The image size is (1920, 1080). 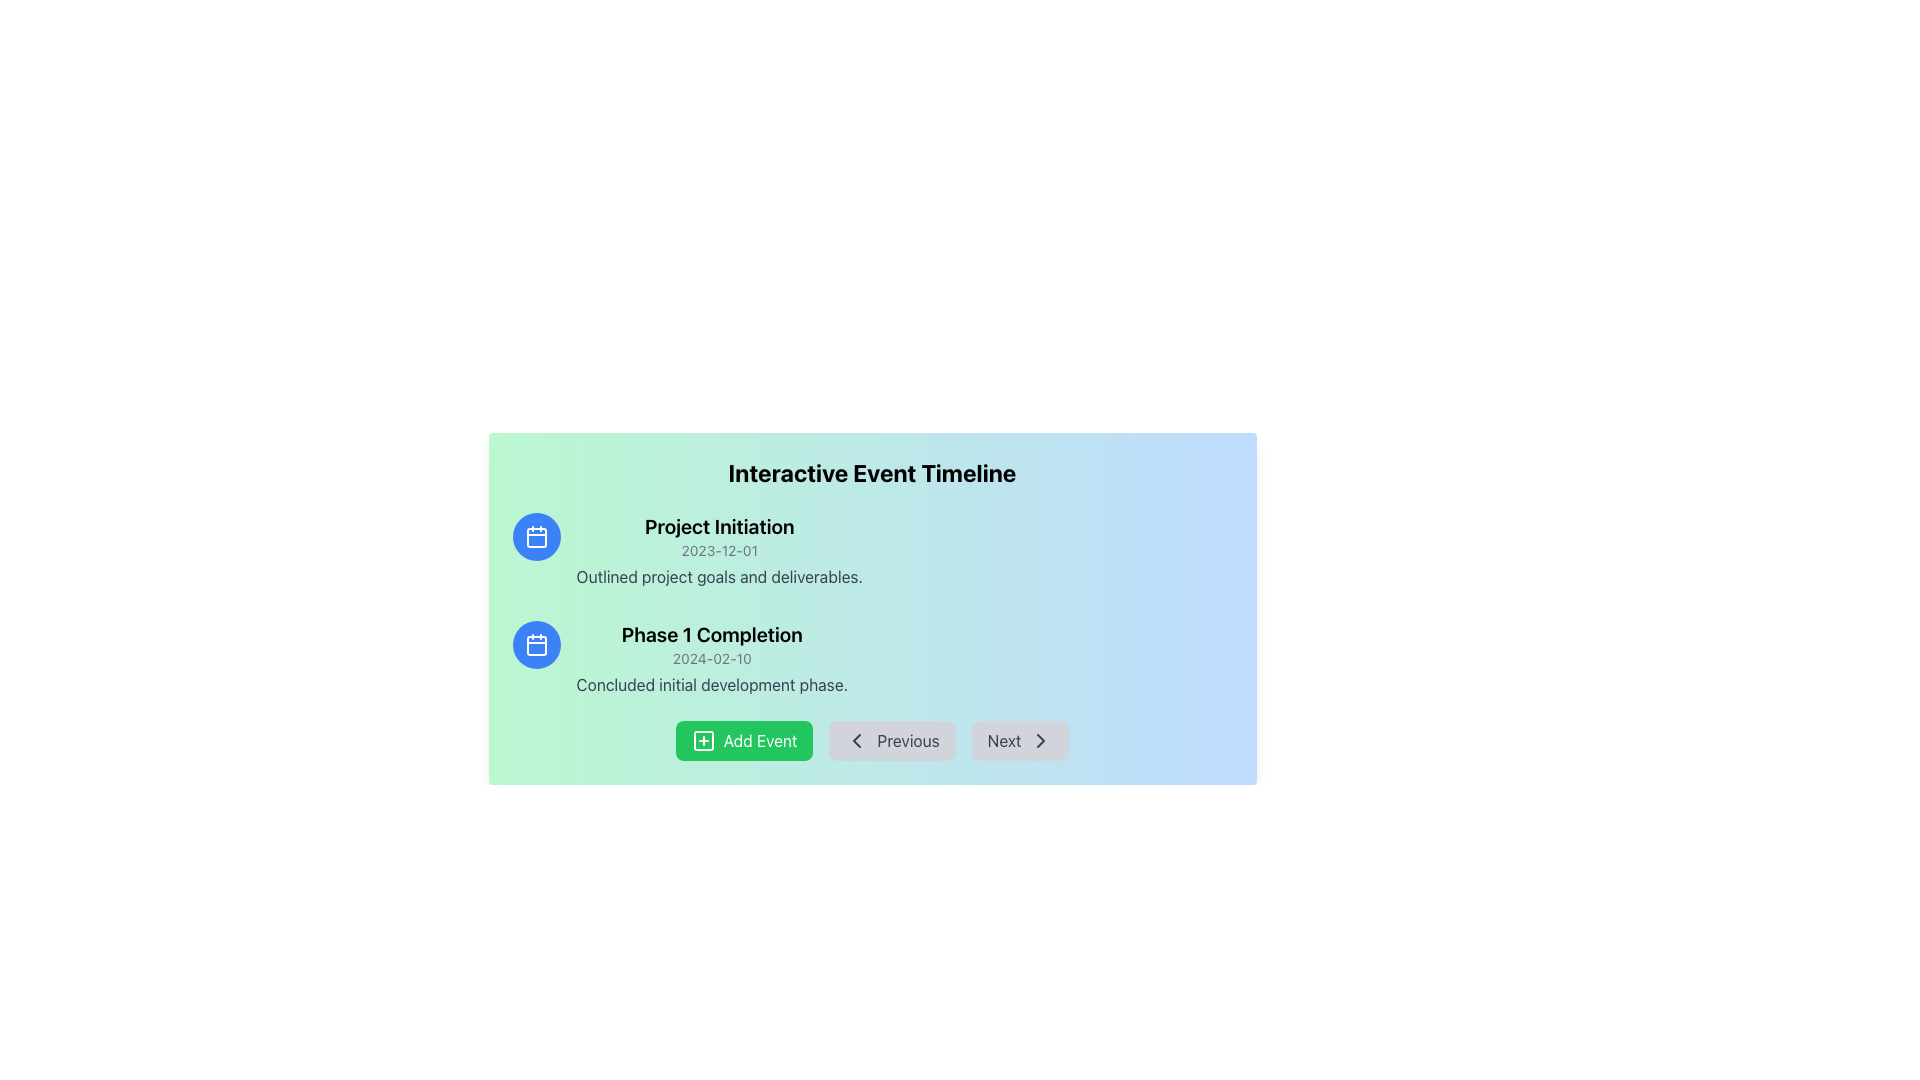 What do you see at coordinates (536, 645) in the screenshot?
I see `the main body of the calendar icon represented by the SVG rectangle within the SVG group` at bounding box center [536, 645].